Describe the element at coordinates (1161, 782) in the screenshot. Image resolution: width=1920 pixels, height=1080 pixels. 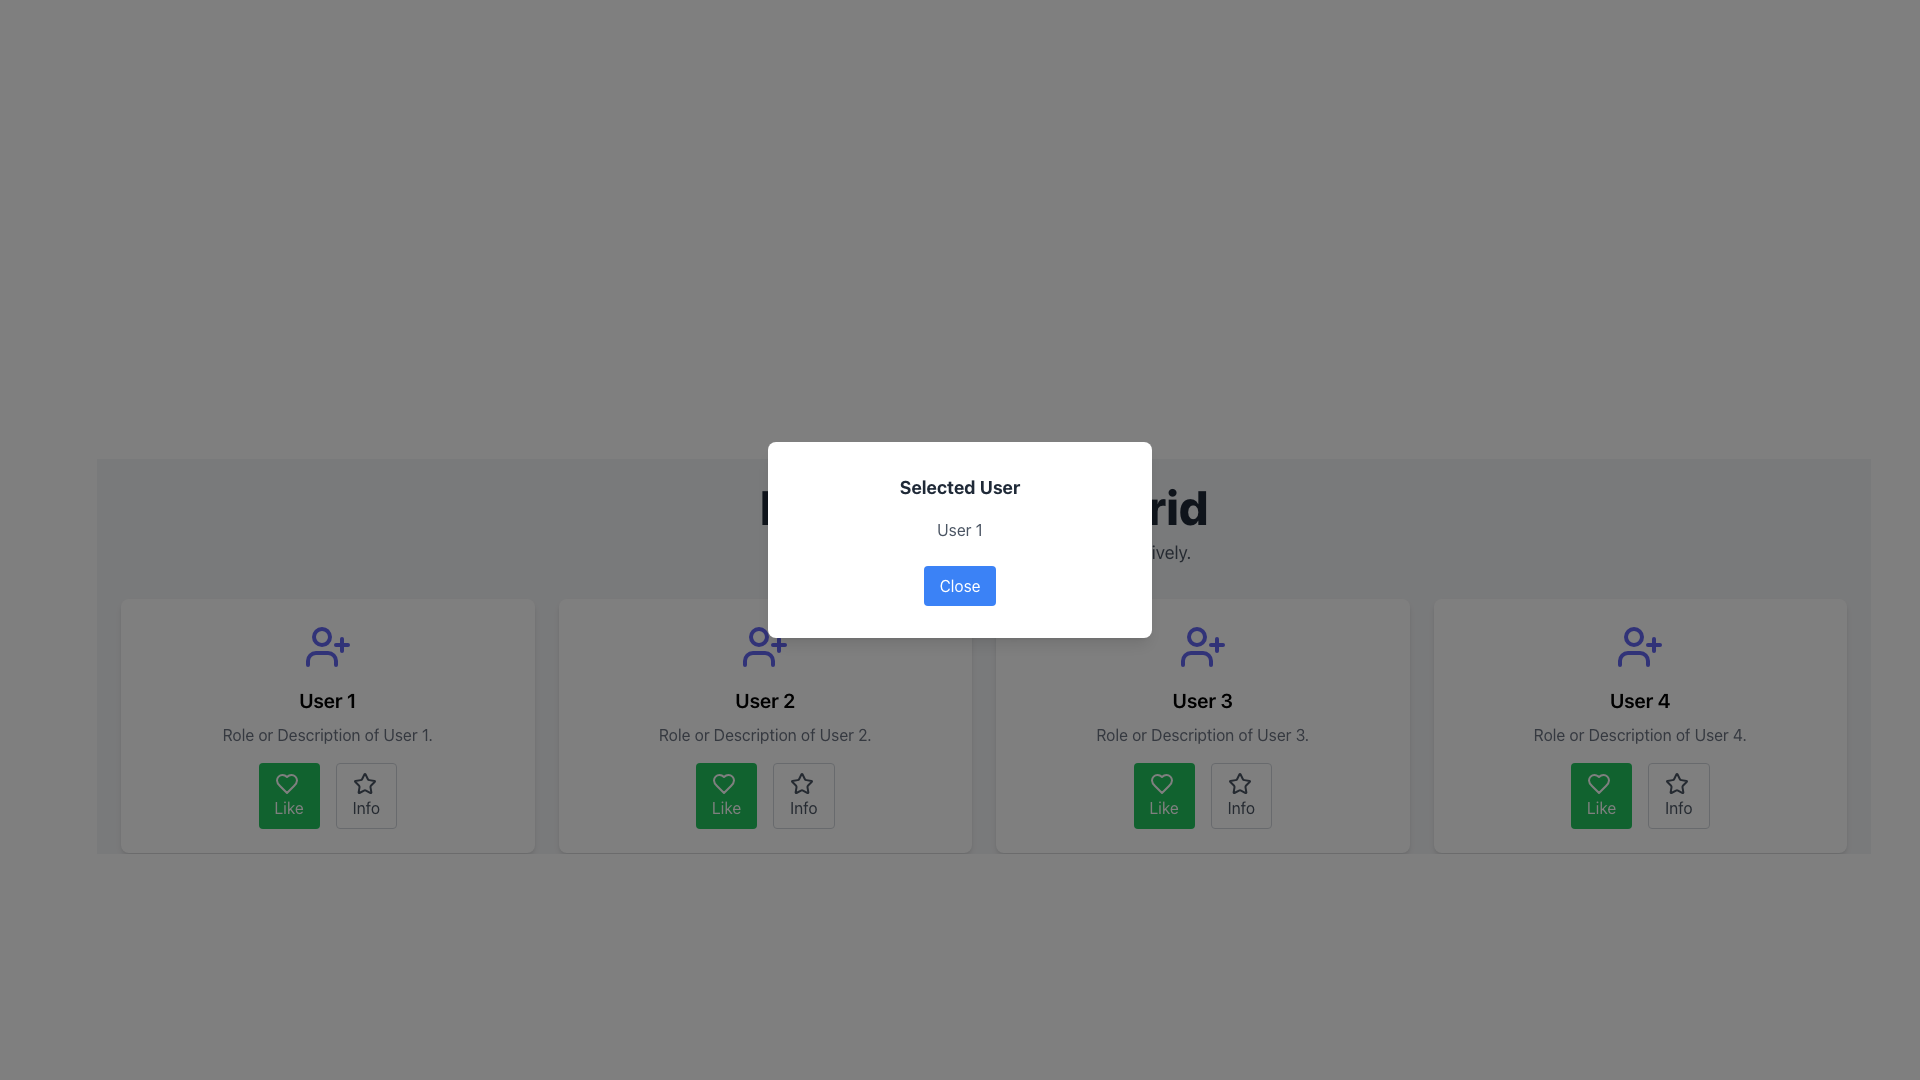
I see `the heart-shaped icon with a green outline located above the 'Like' text label within the button layout of the card associated with 'User 3'` at that location.